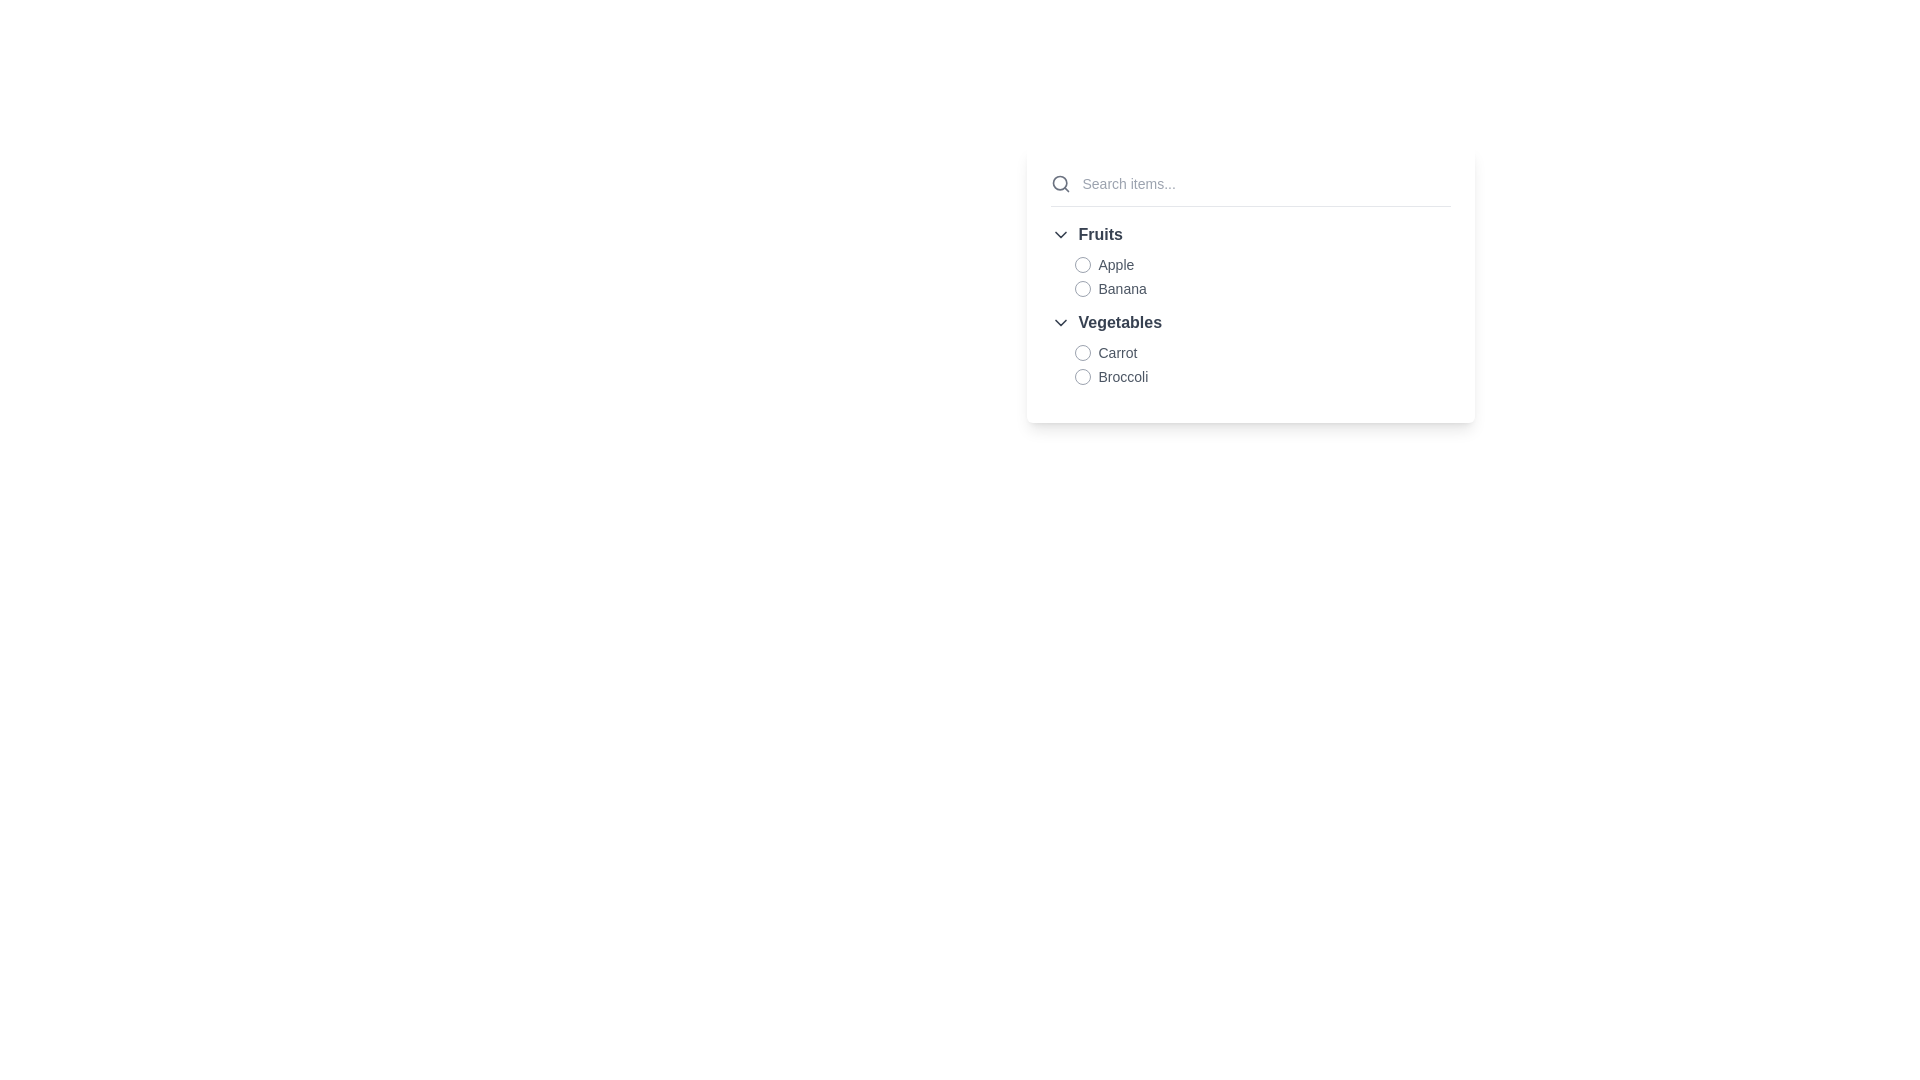 The height and width of the screenshot is (1080, 1920). What do you see at coordinates (1081, 289) in the screenshot?
I see `the radio button located to the left of the 'Banana' text label in the 'Fruits' section of the grouped list menu` at bounding box center [1081, 289].